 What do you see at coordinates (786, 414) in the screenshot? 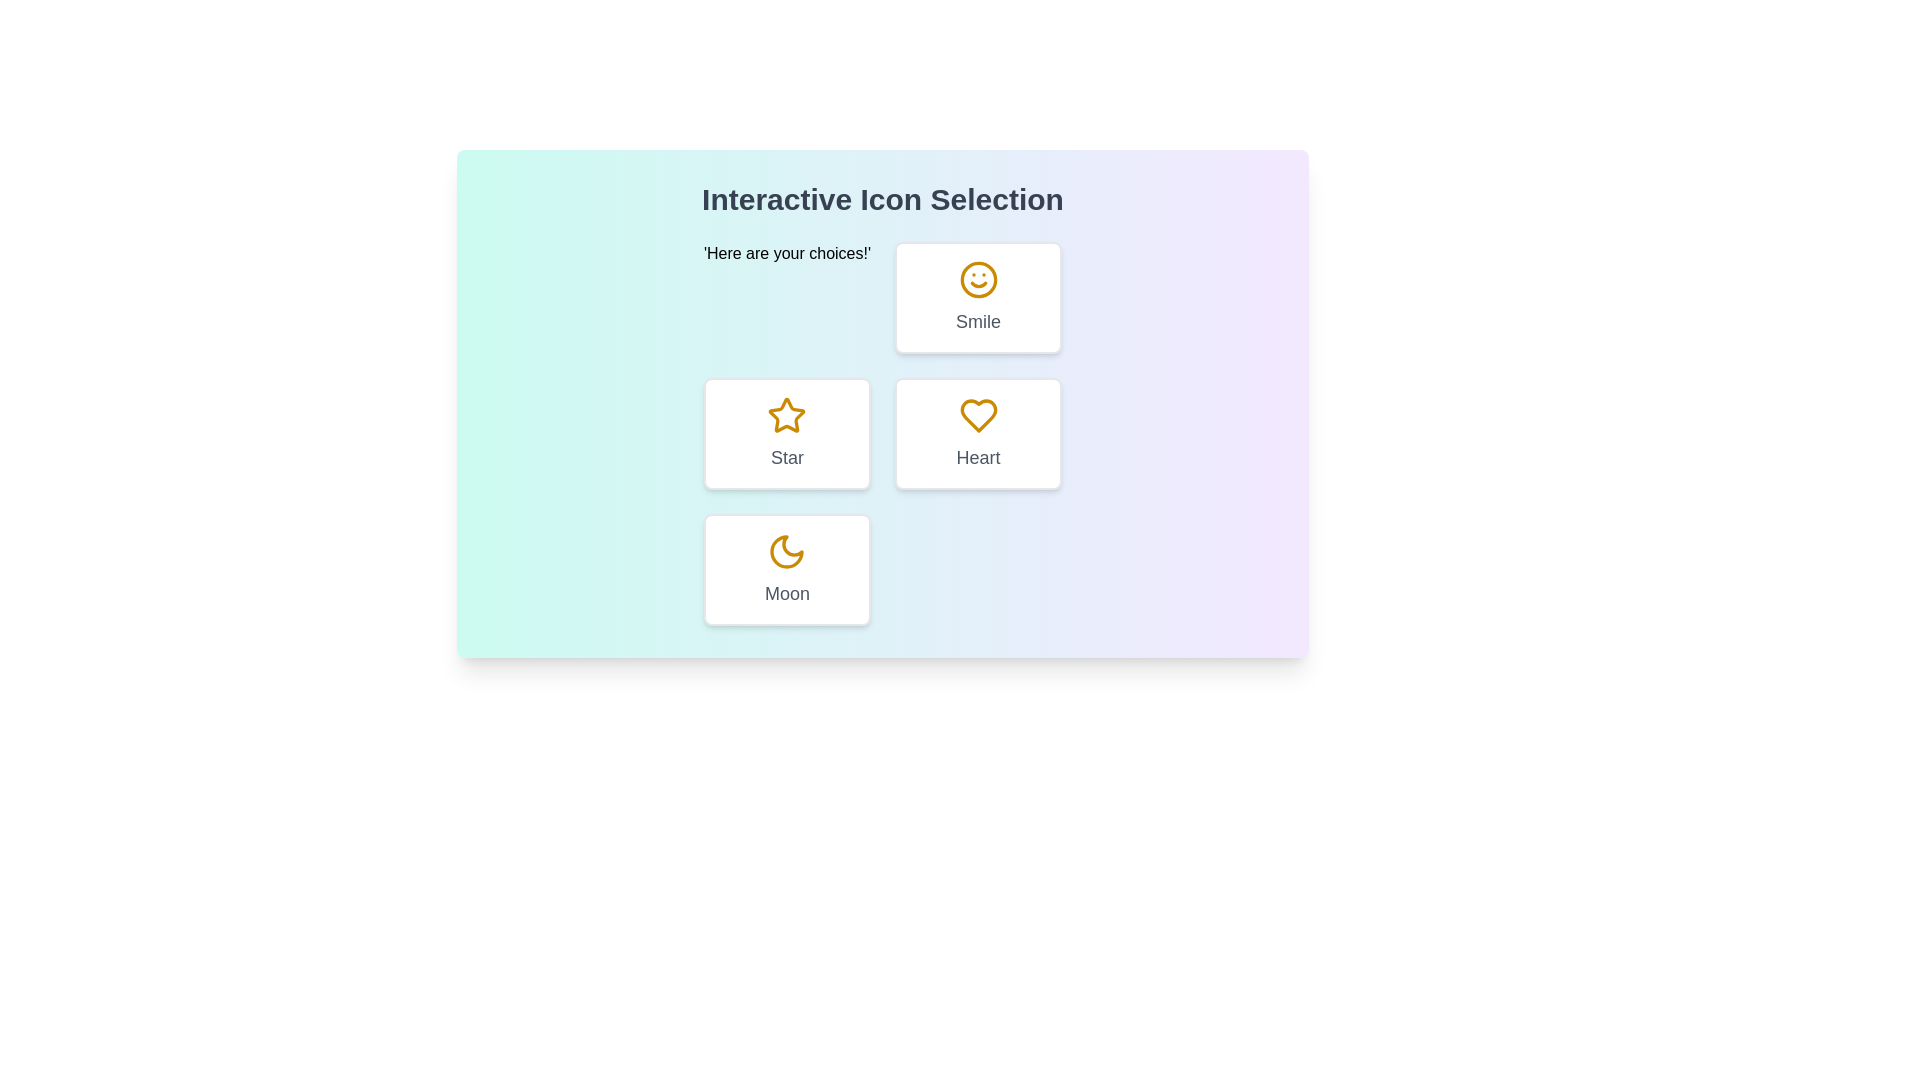
I see `the gold star-shaped icon inside the square tile labeled 'Star' in the middle row of the grid layout below the headings 'Interactive Icon Selection' and 'Here are your choices!'` at bounding box center [786, 414].